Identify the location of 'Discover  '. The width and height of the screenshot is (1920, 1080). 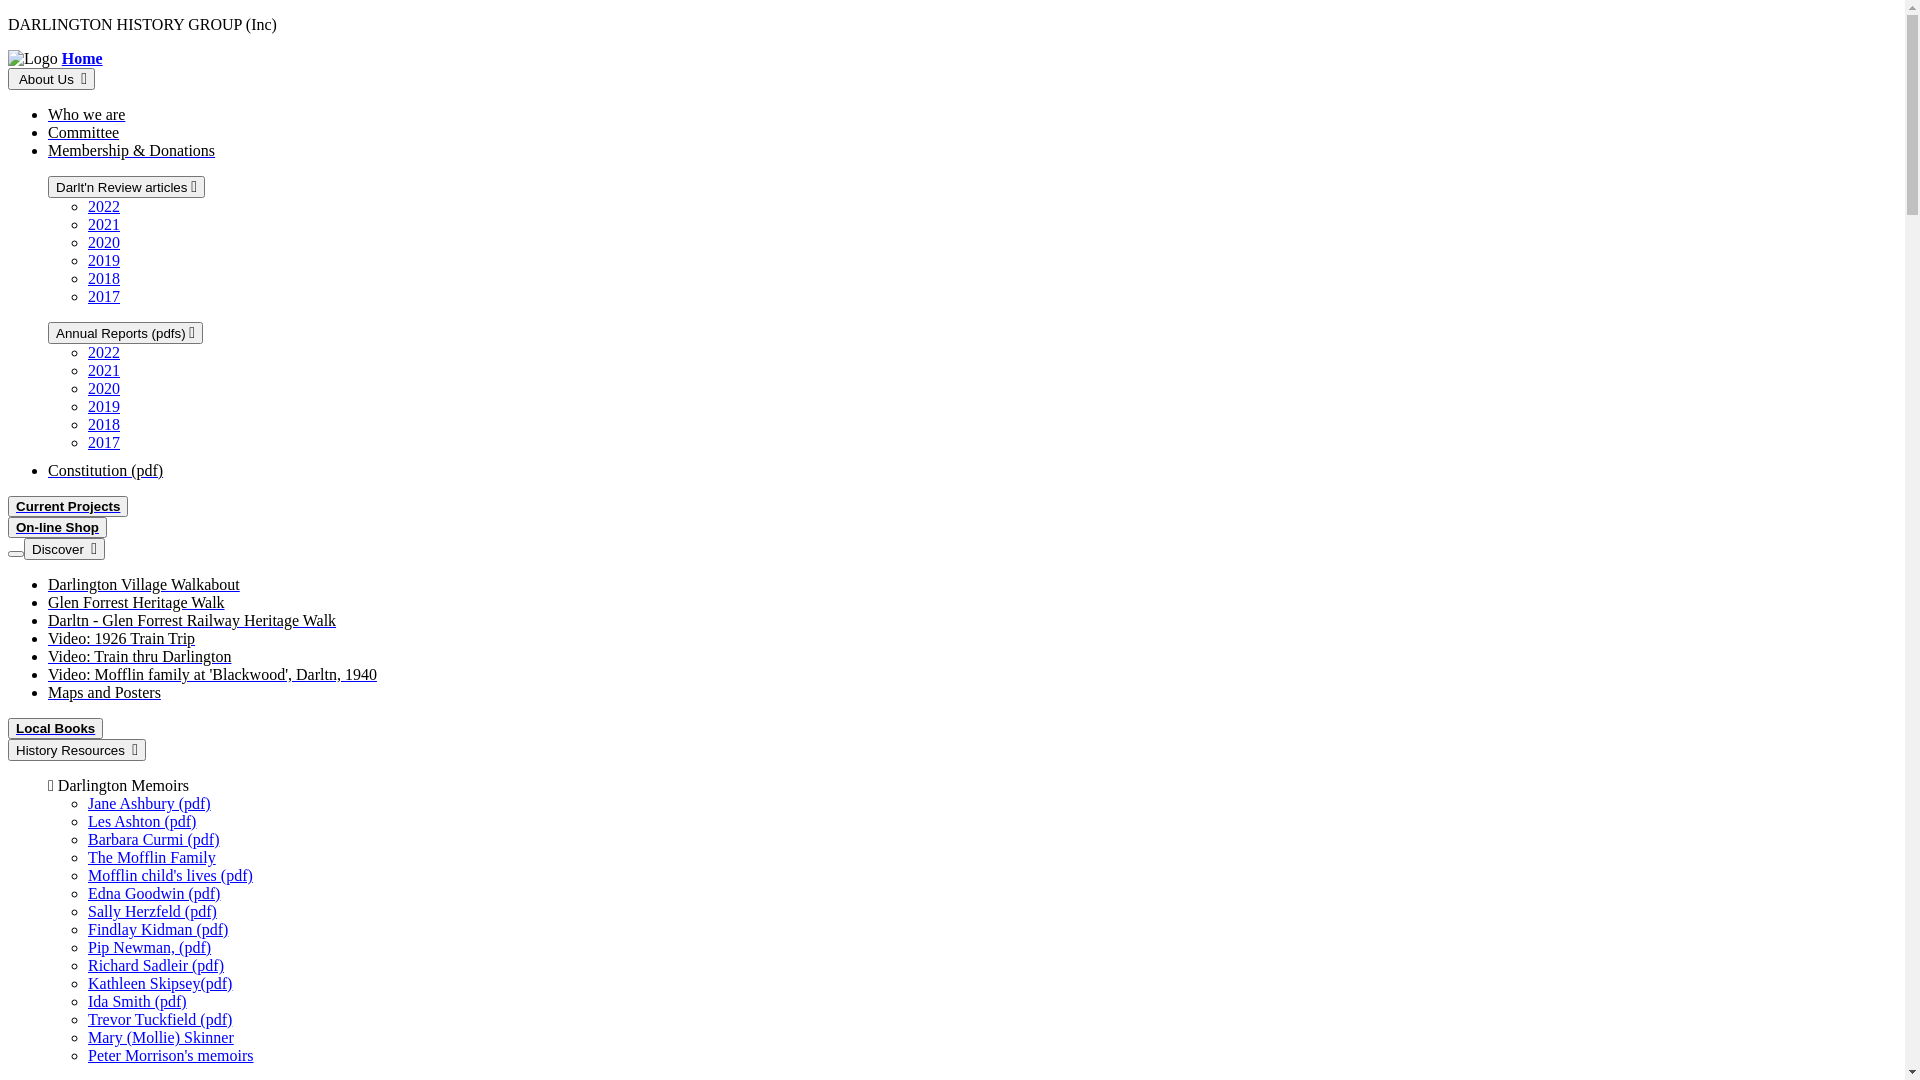
(64, 548).